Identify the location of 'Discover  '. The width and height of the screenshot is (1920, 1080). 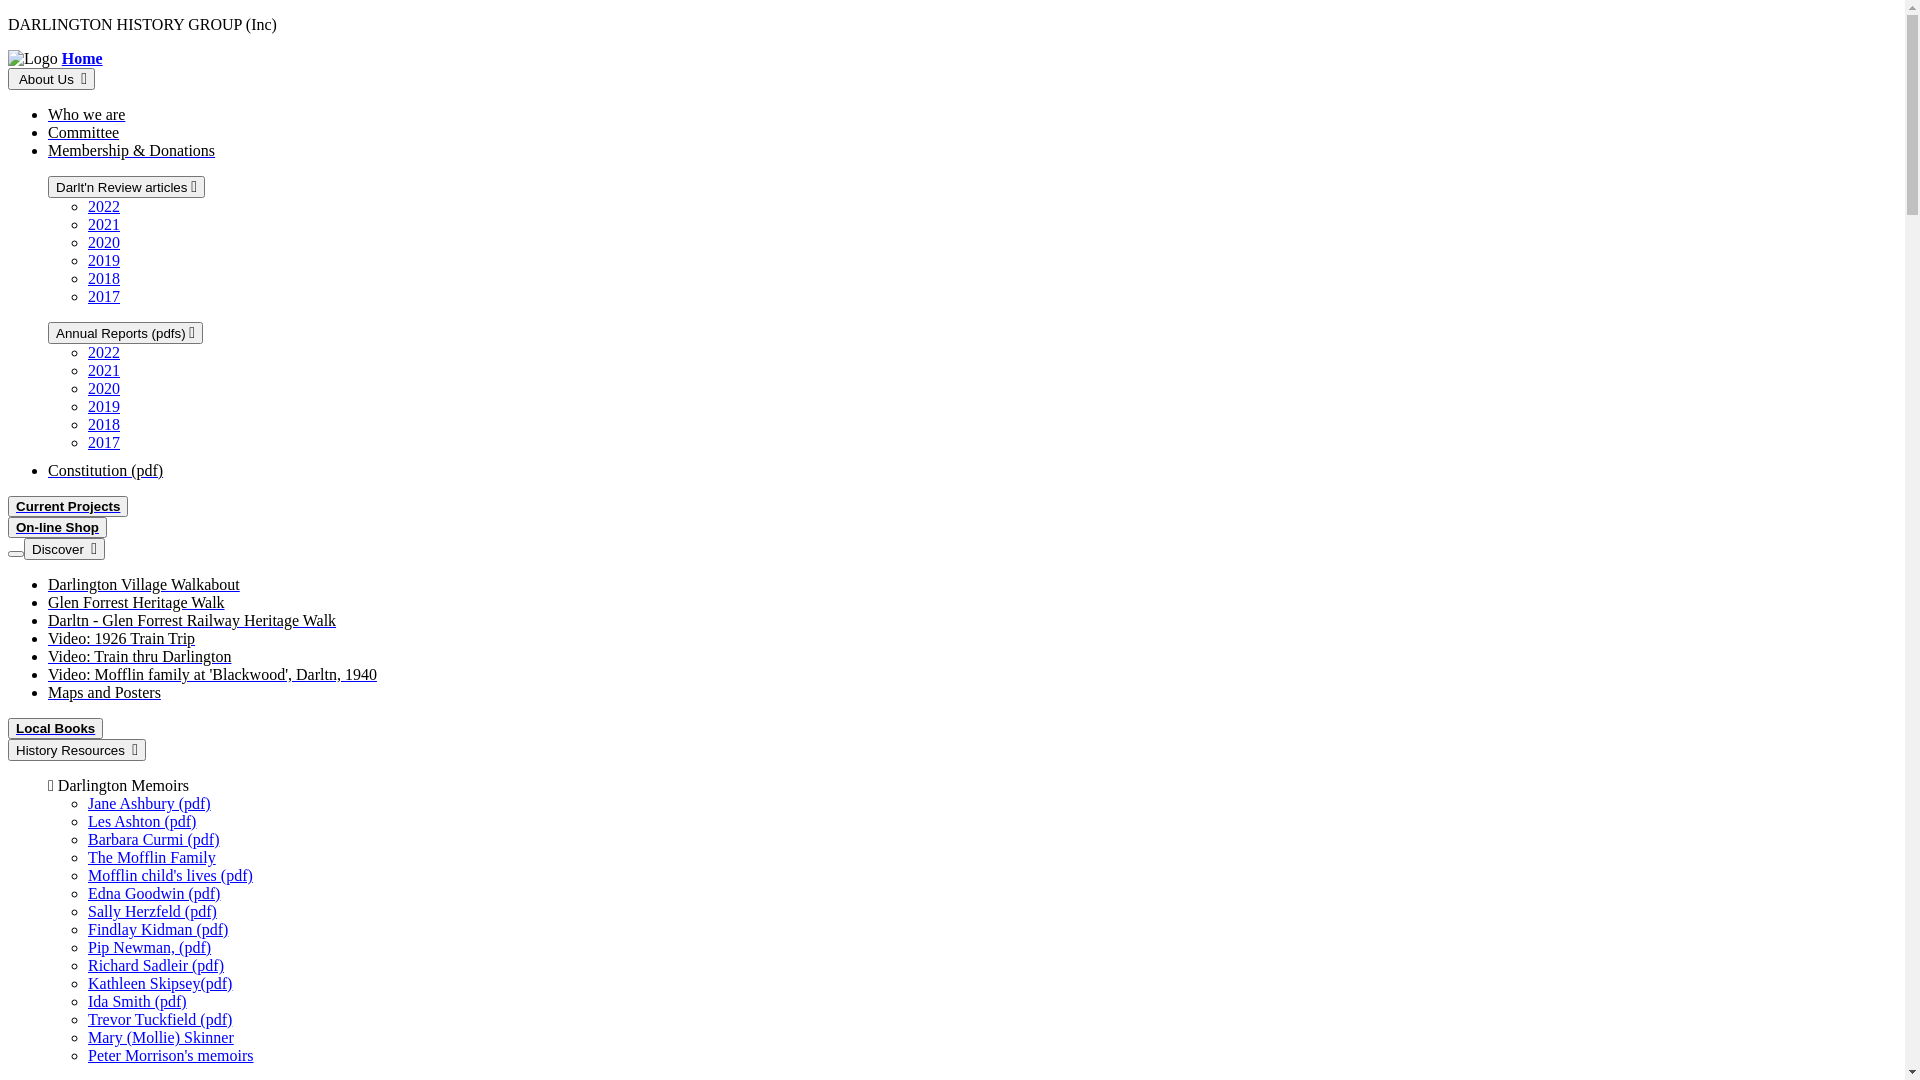
(64, 548).